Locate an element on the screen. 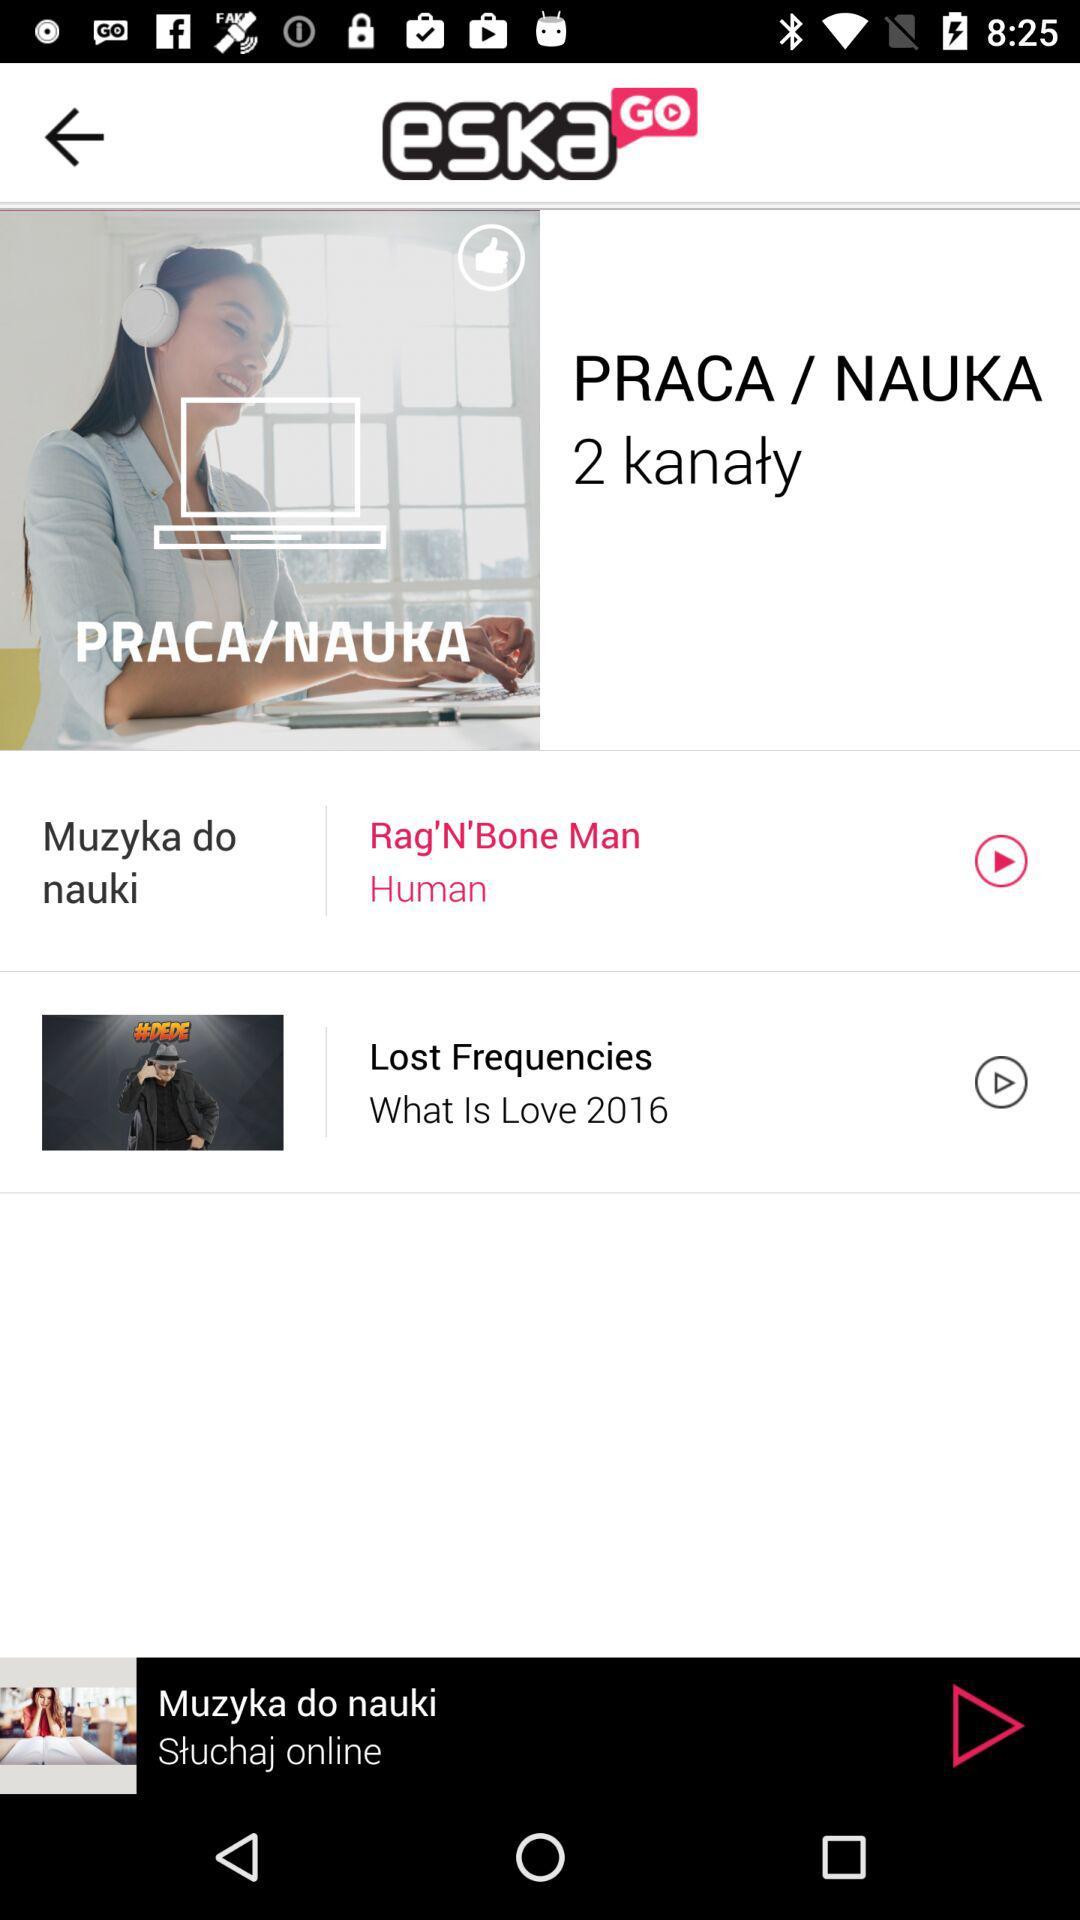 The image size is (1080, 1920). the play icon is located at coordinates (987, 1724).